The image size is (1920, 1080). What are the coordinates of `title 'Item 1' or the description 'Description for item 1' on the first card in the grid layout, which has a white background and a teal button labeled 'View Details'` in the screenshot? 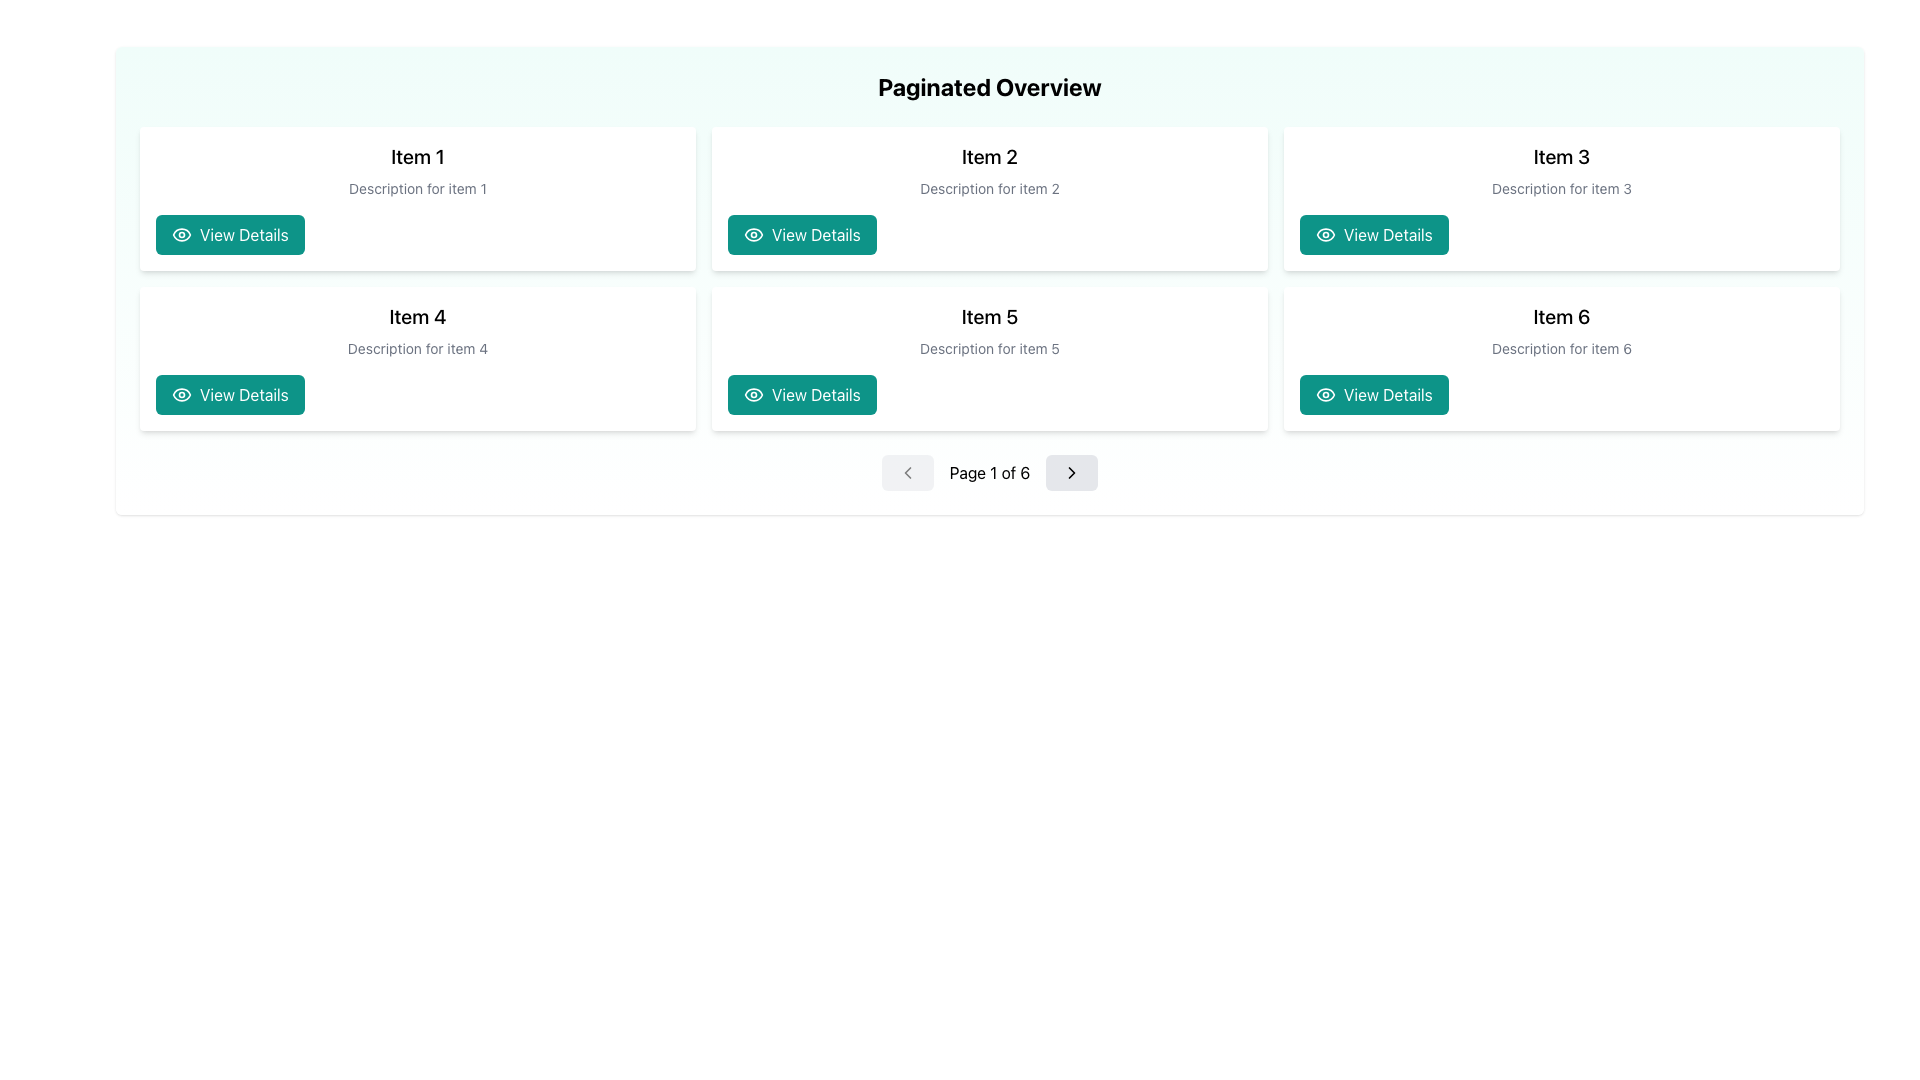 It's located at (416, 199).